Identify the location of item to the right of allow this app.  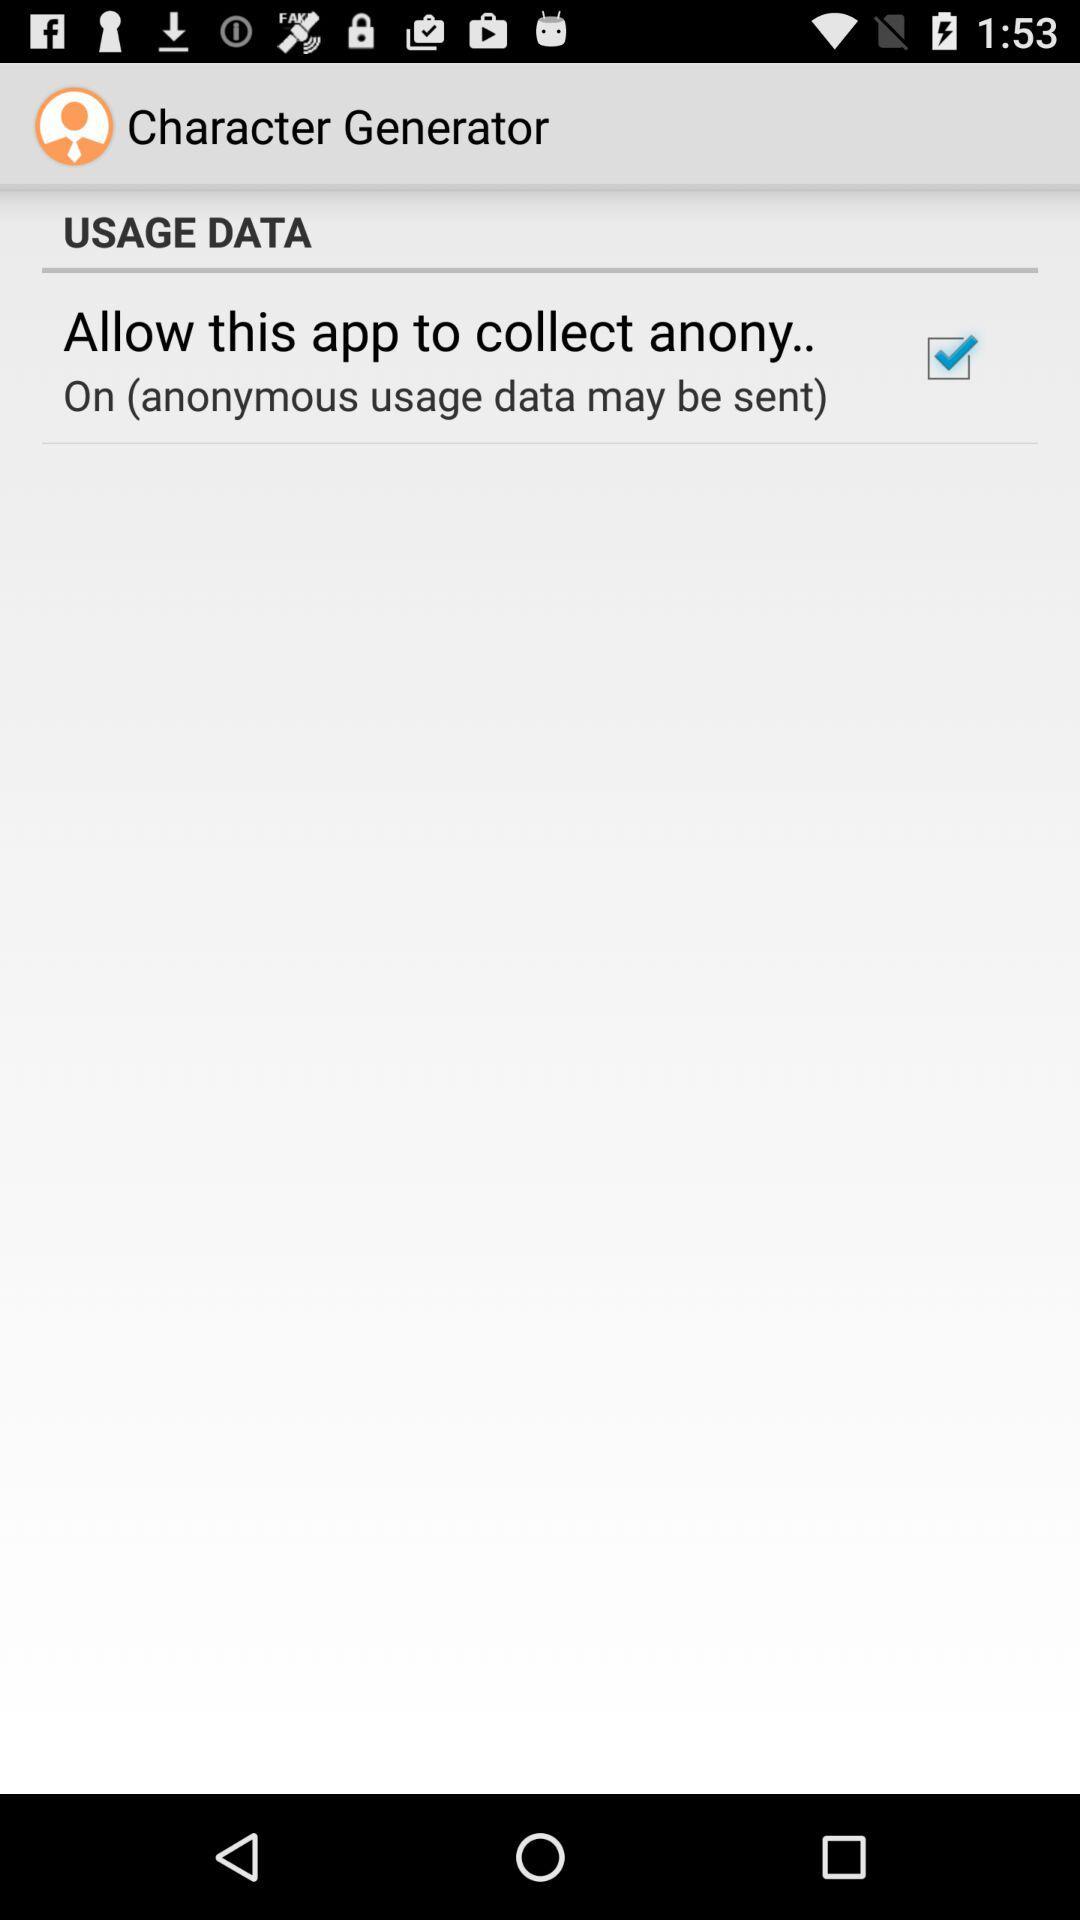
(947, 358).